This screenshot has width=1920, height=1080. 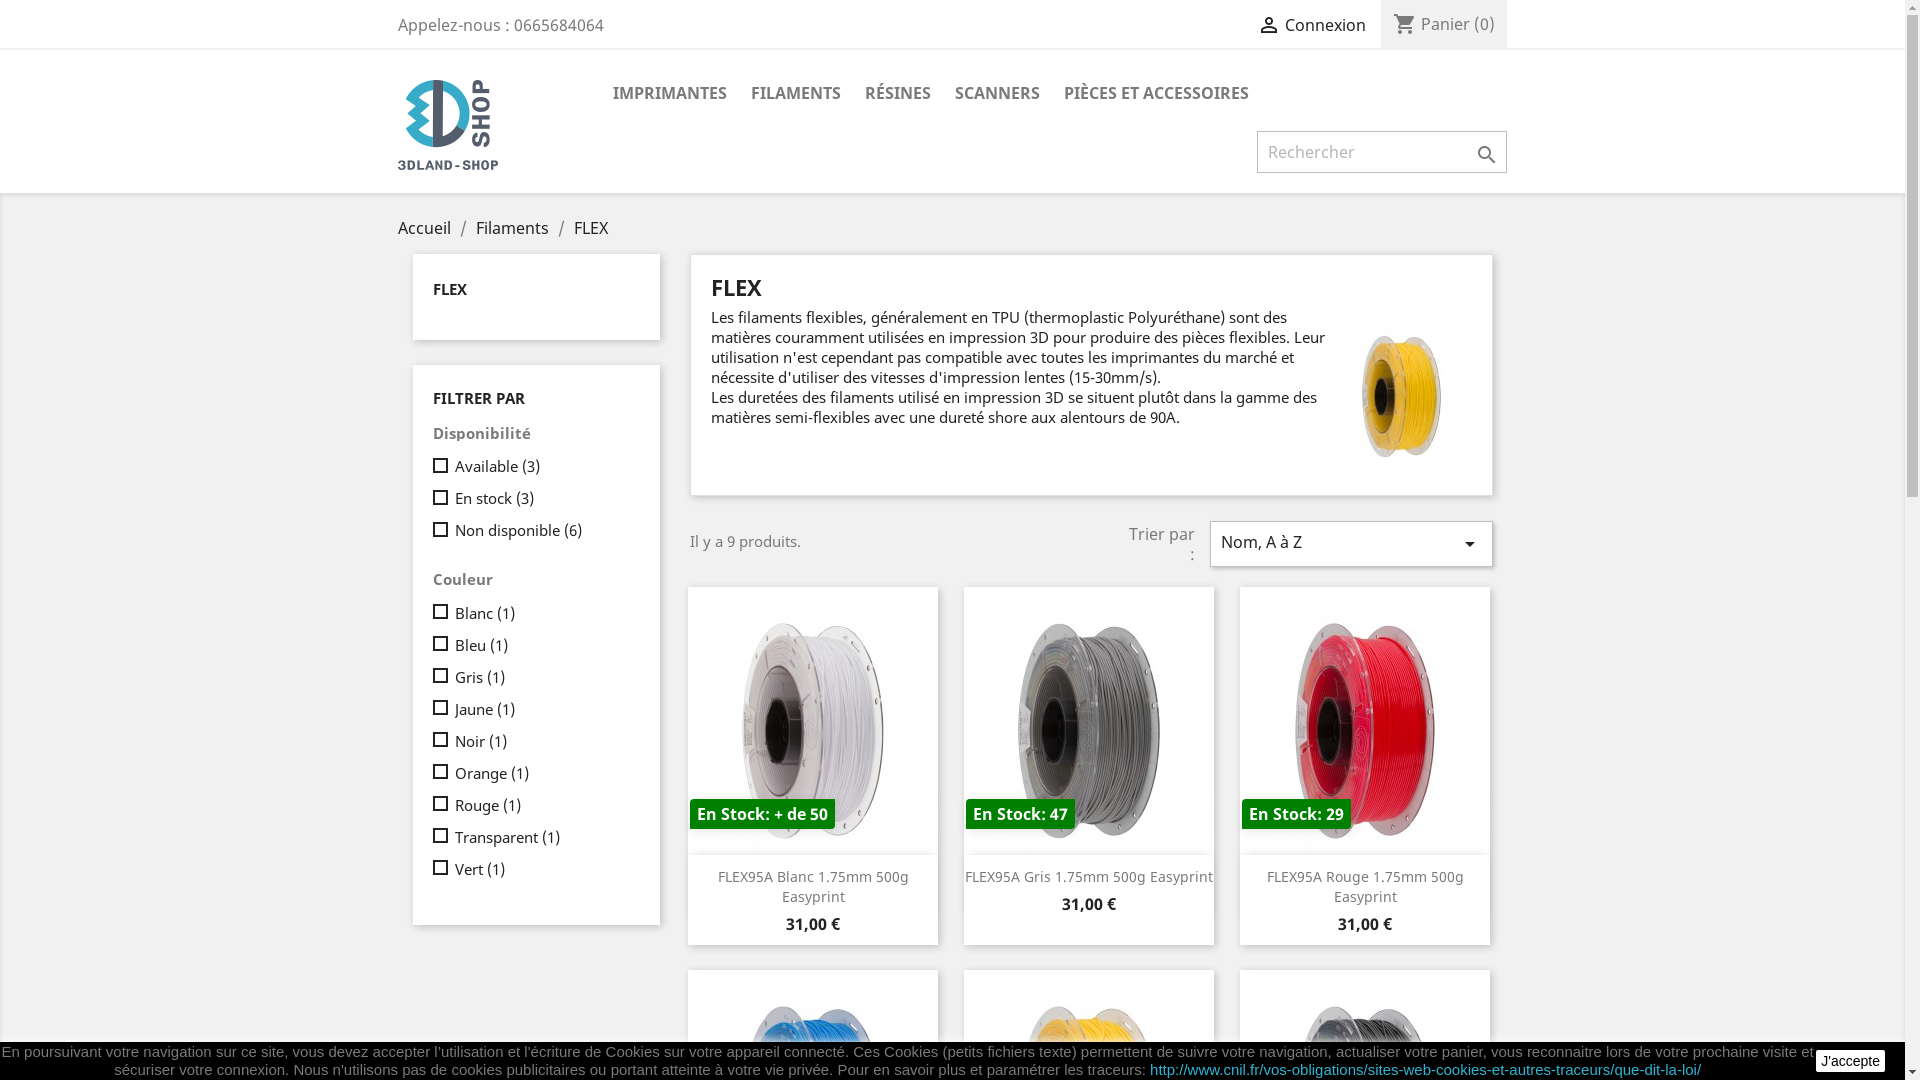 I want to click on 'Non disponible (6)', so click(x=542, y=528).